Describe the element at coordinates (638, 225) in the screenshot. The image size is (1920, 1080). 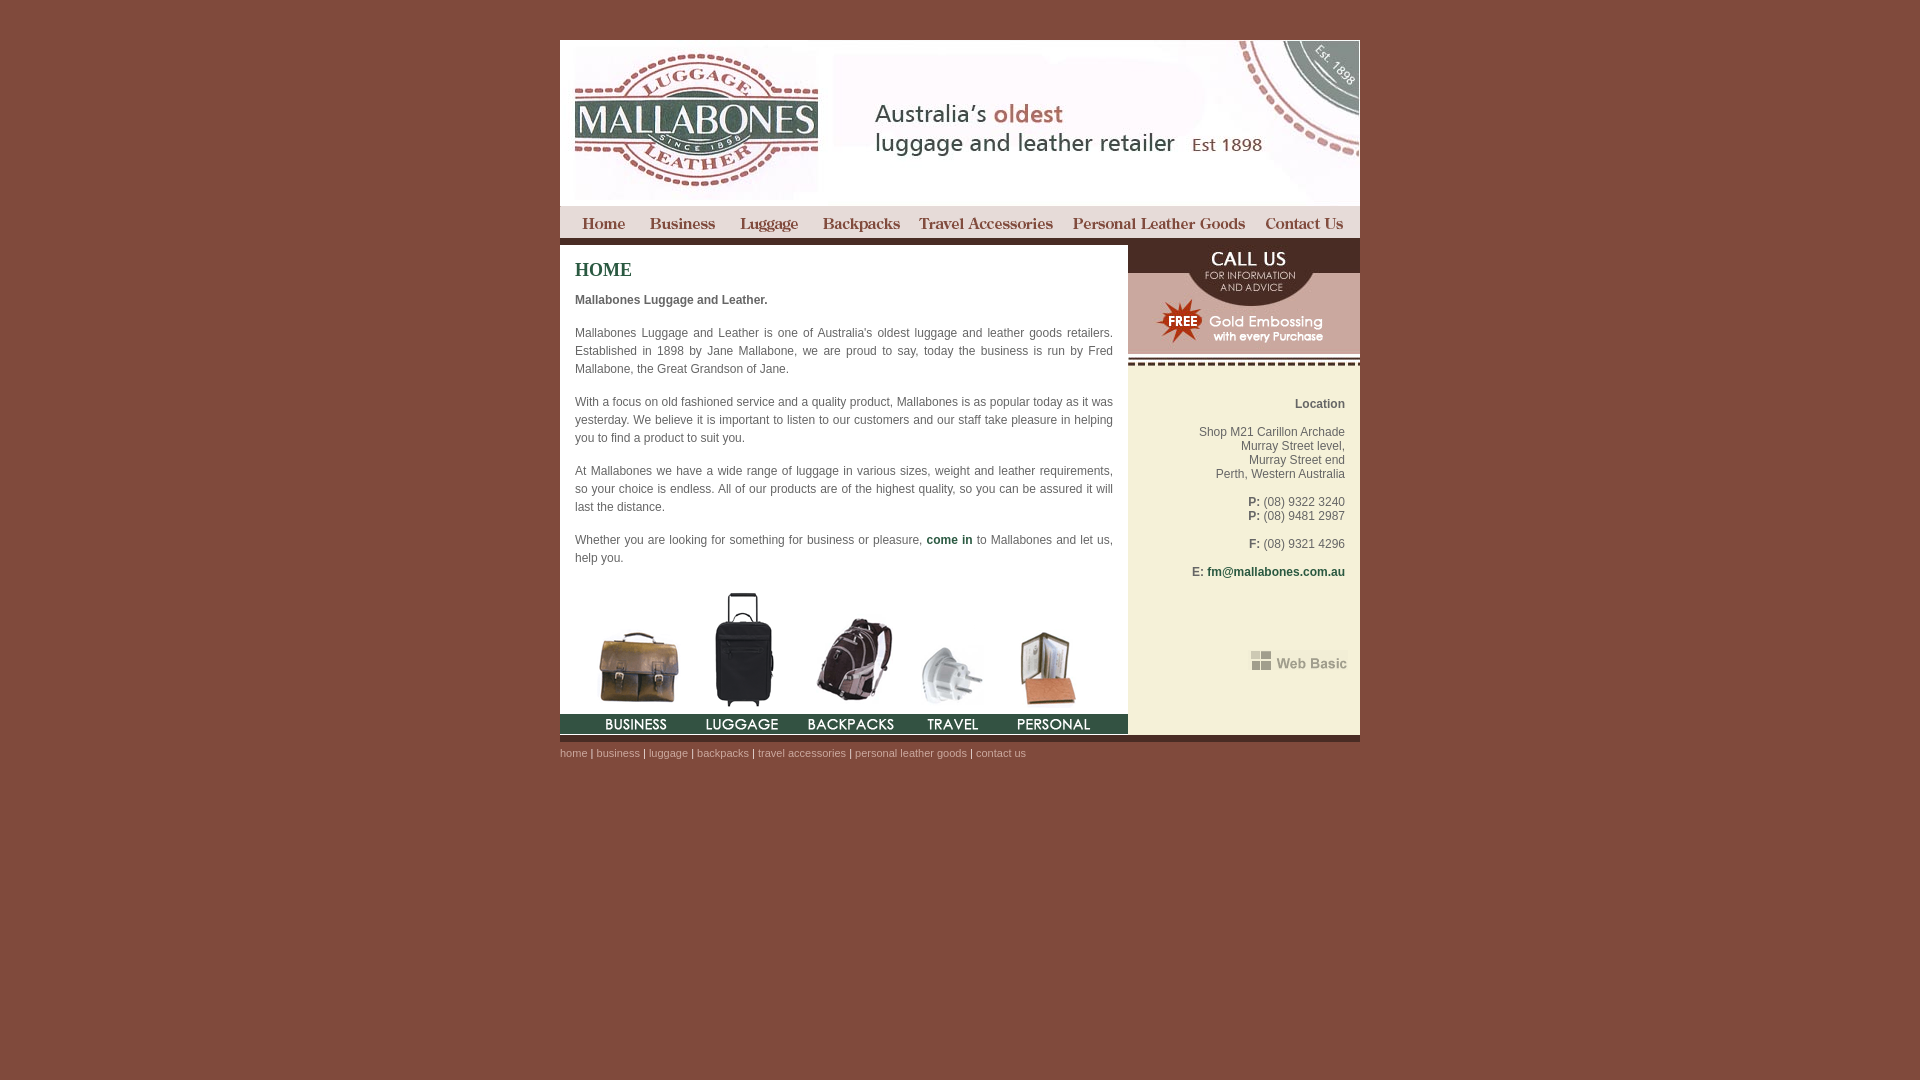
I see `'business'` at that location.